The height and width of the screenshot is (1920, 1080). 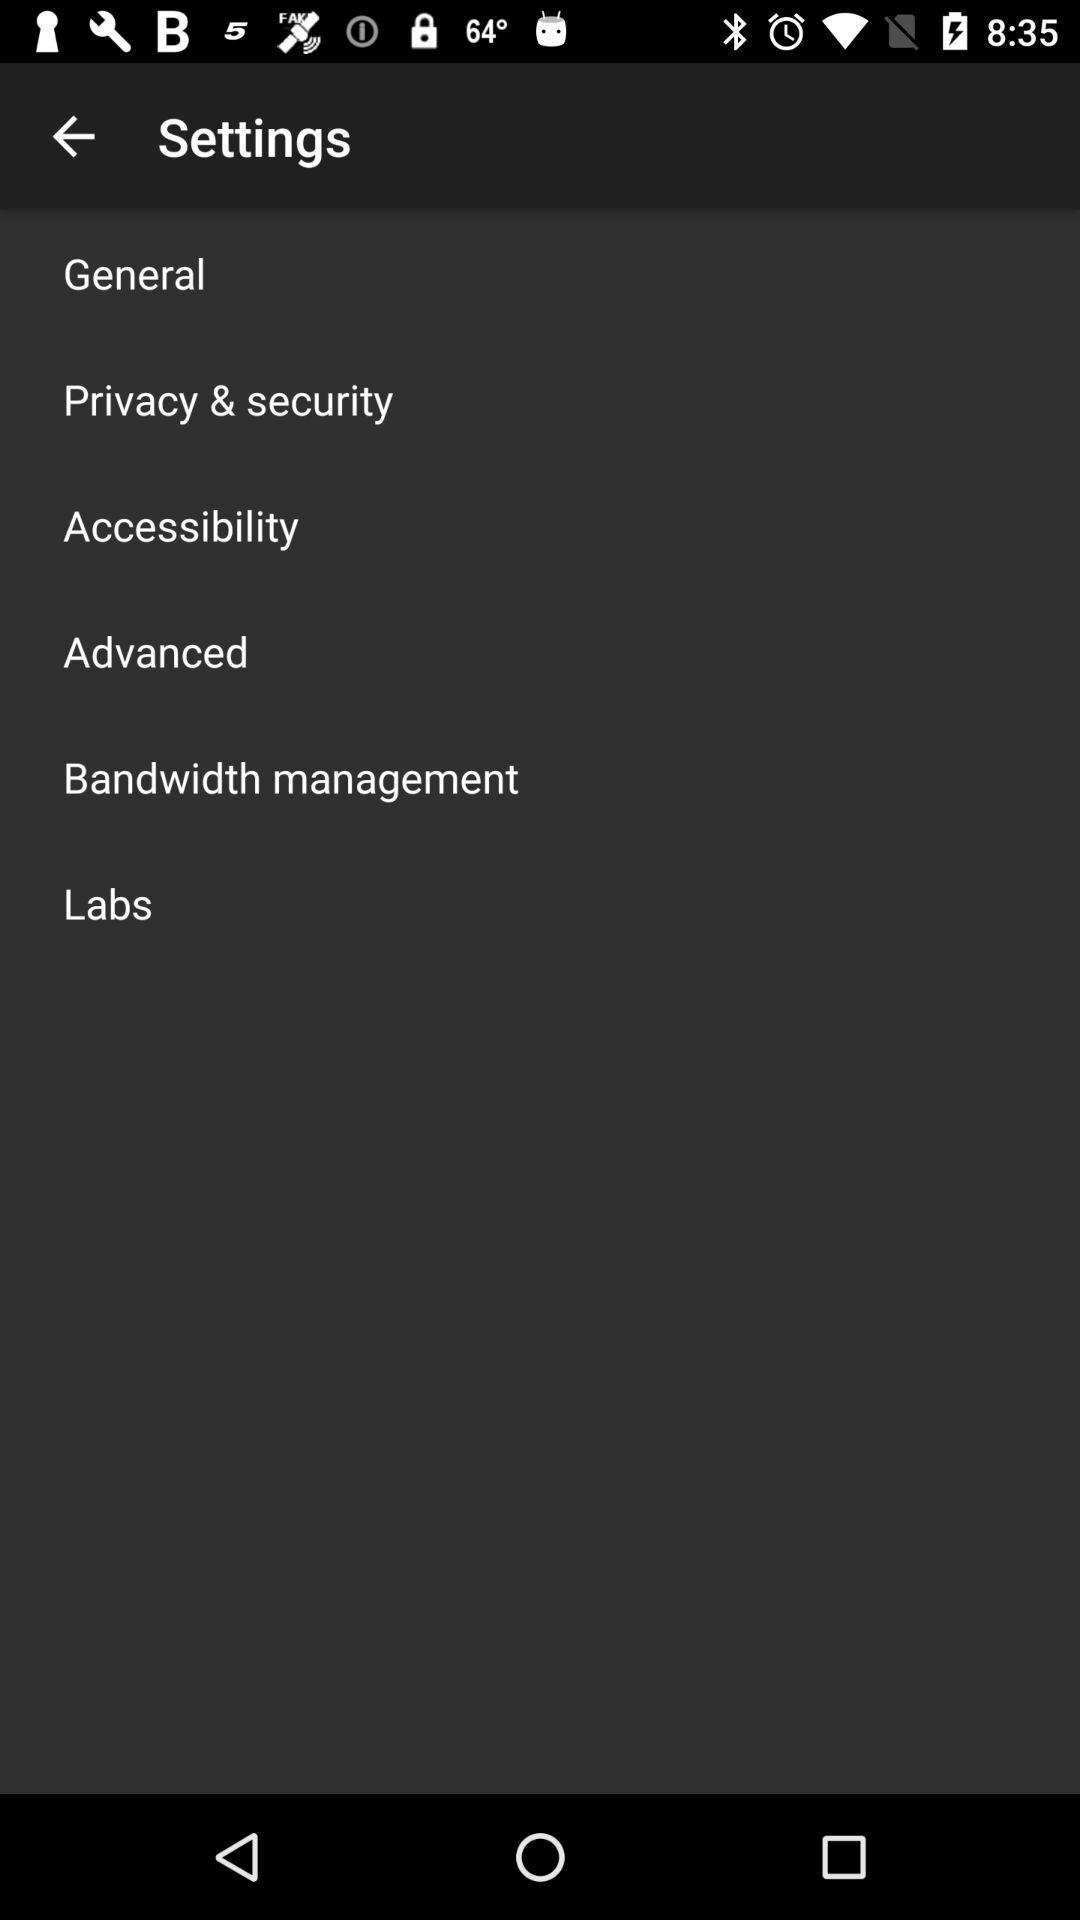 I want to click on item above the accessibility app, so click(x=227, y=398).